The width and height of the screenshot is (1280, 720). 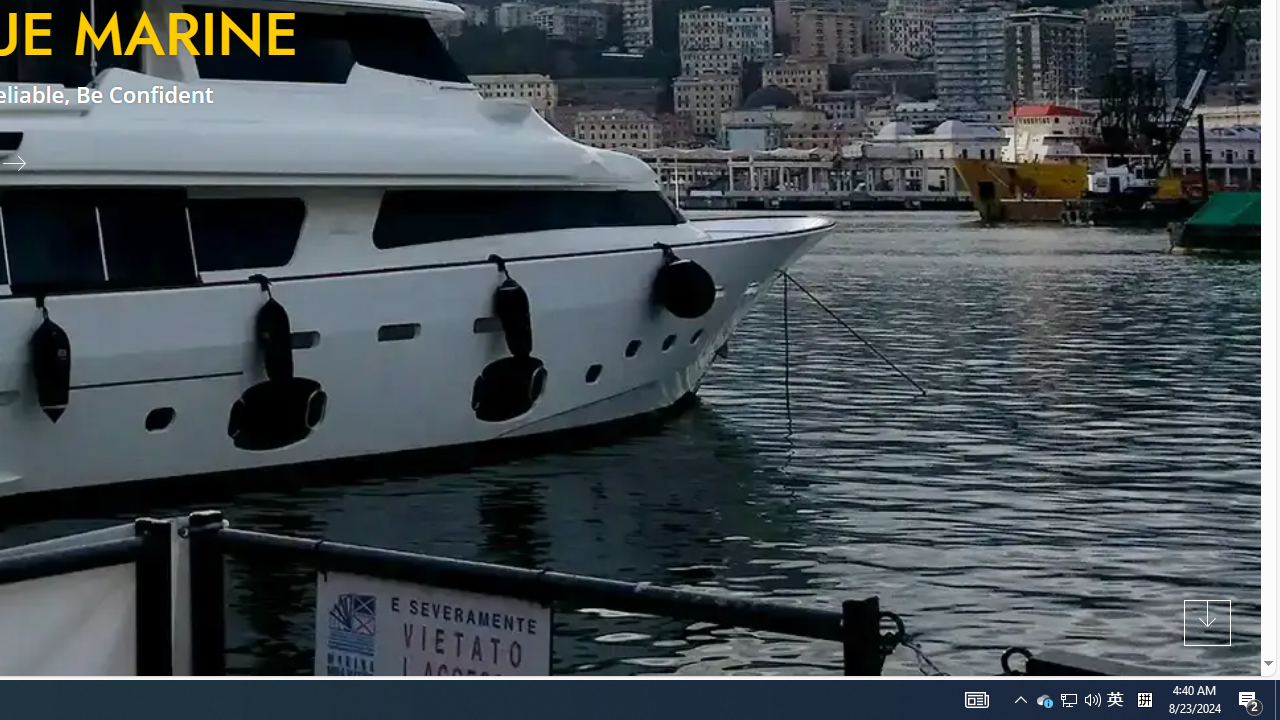 I want to click on 'Next Slide', so click(x=22, y=161).